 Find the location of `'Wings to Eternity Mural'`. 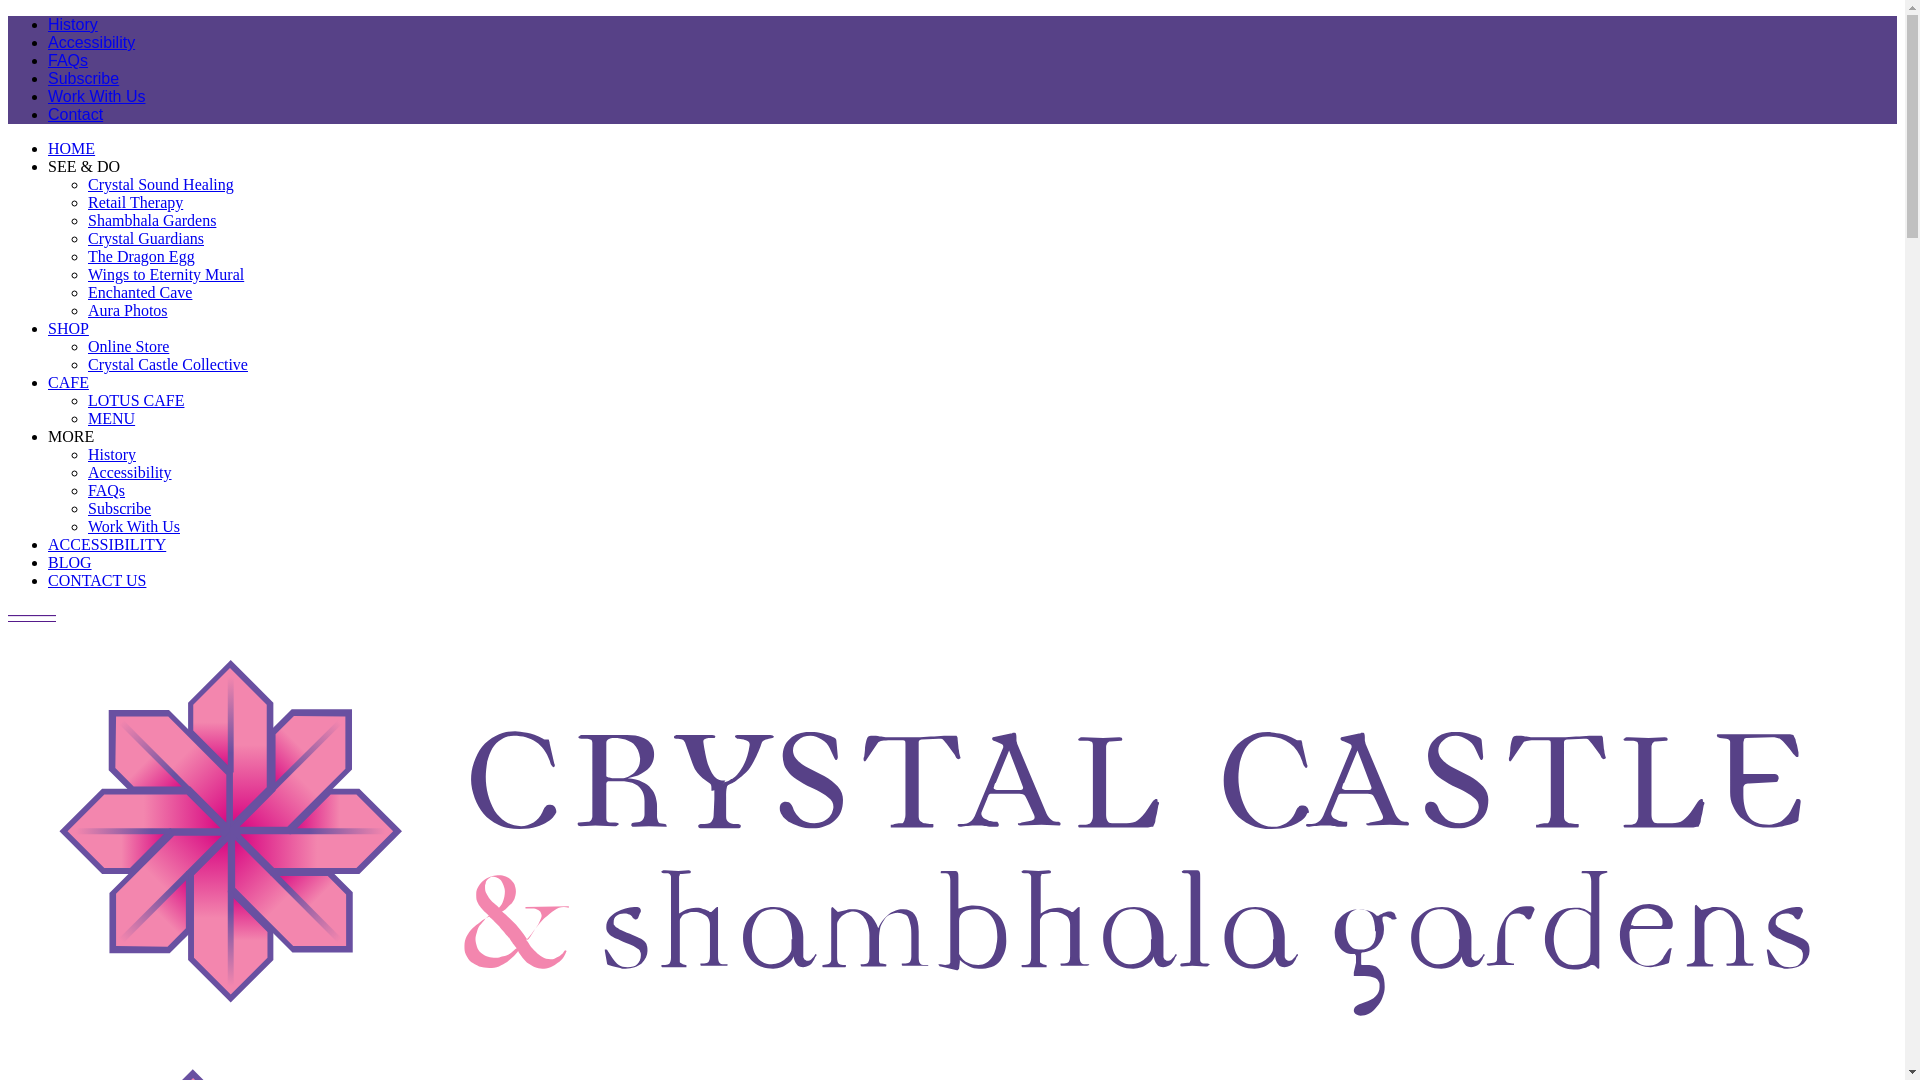

'Wings to Eternity Mural' is located at coordinates (166, 274).